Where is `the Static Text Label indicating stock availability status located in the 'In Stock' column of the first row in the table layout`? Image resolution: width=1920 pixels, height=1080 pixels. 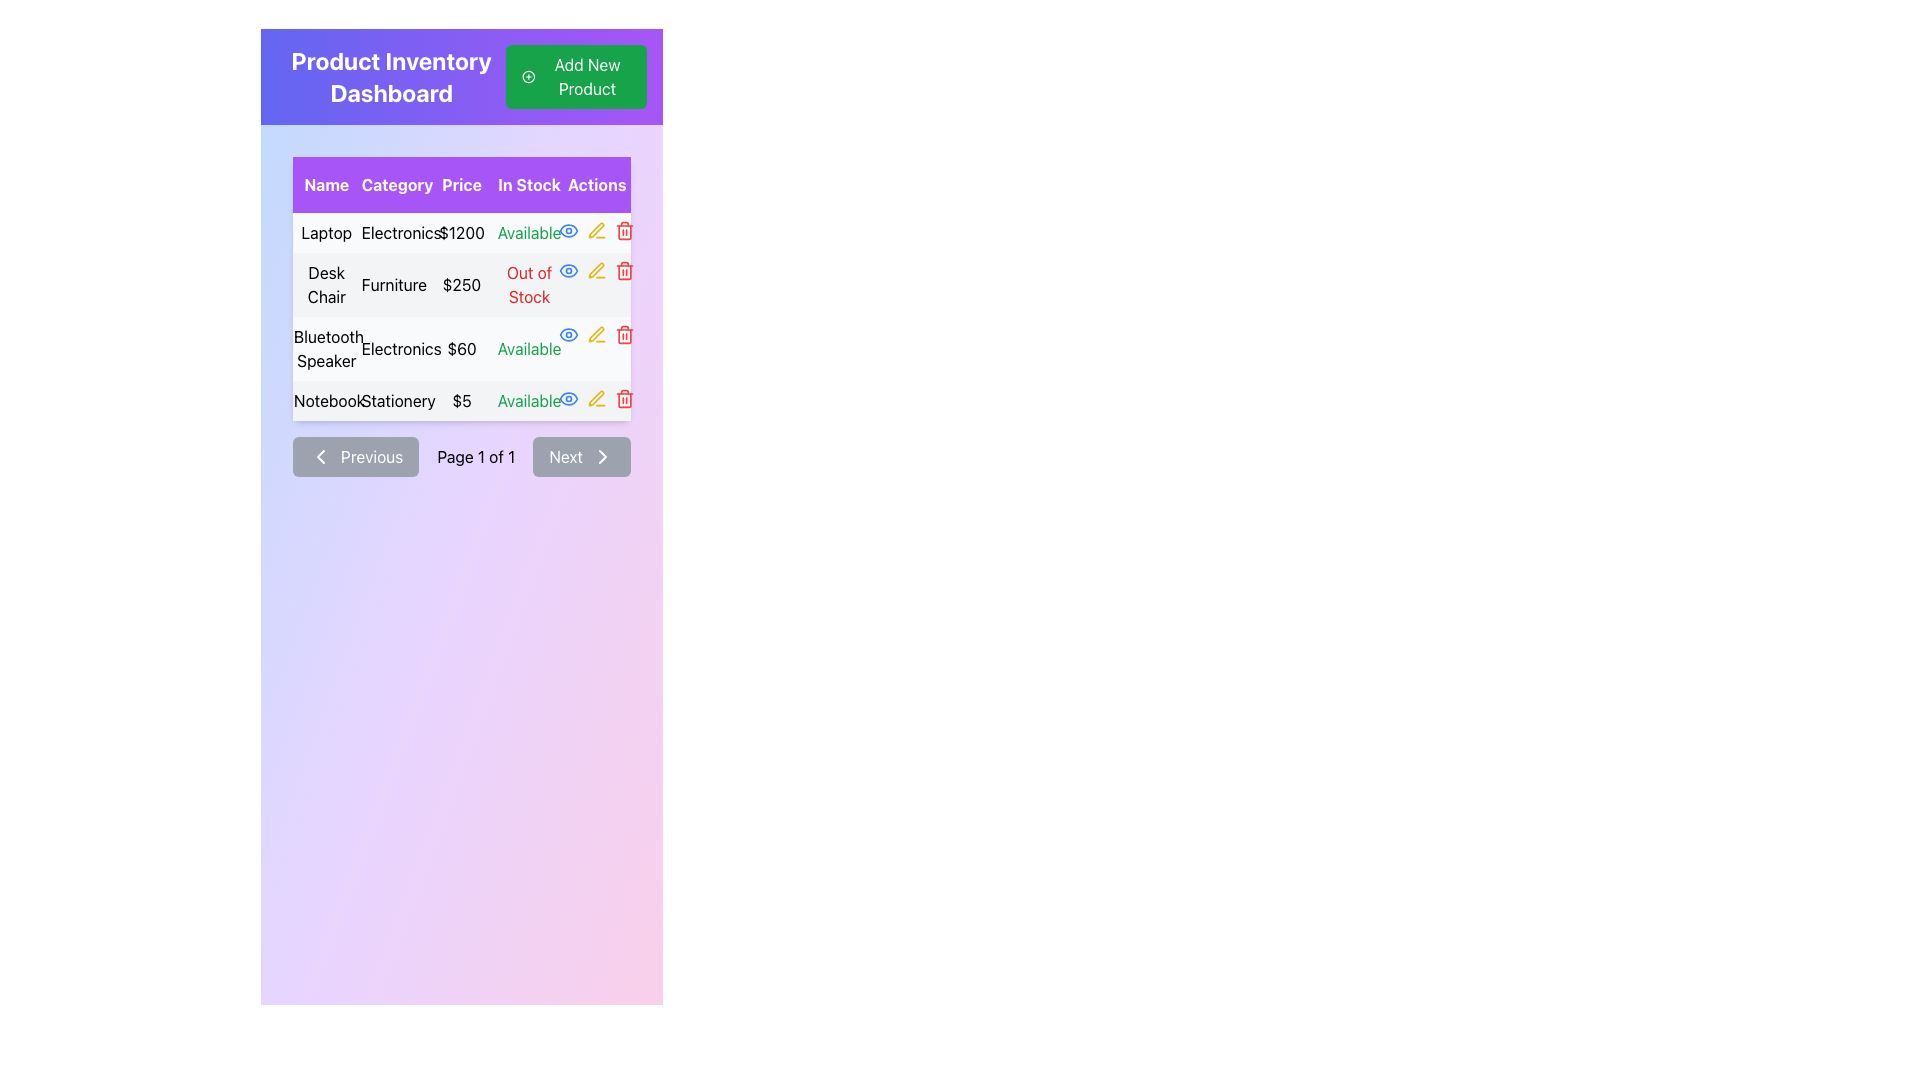 the Static Text Label indicating stock availability status located in the 'In Stock' column of the first row in the table layout is located at coordinates (529, 231).